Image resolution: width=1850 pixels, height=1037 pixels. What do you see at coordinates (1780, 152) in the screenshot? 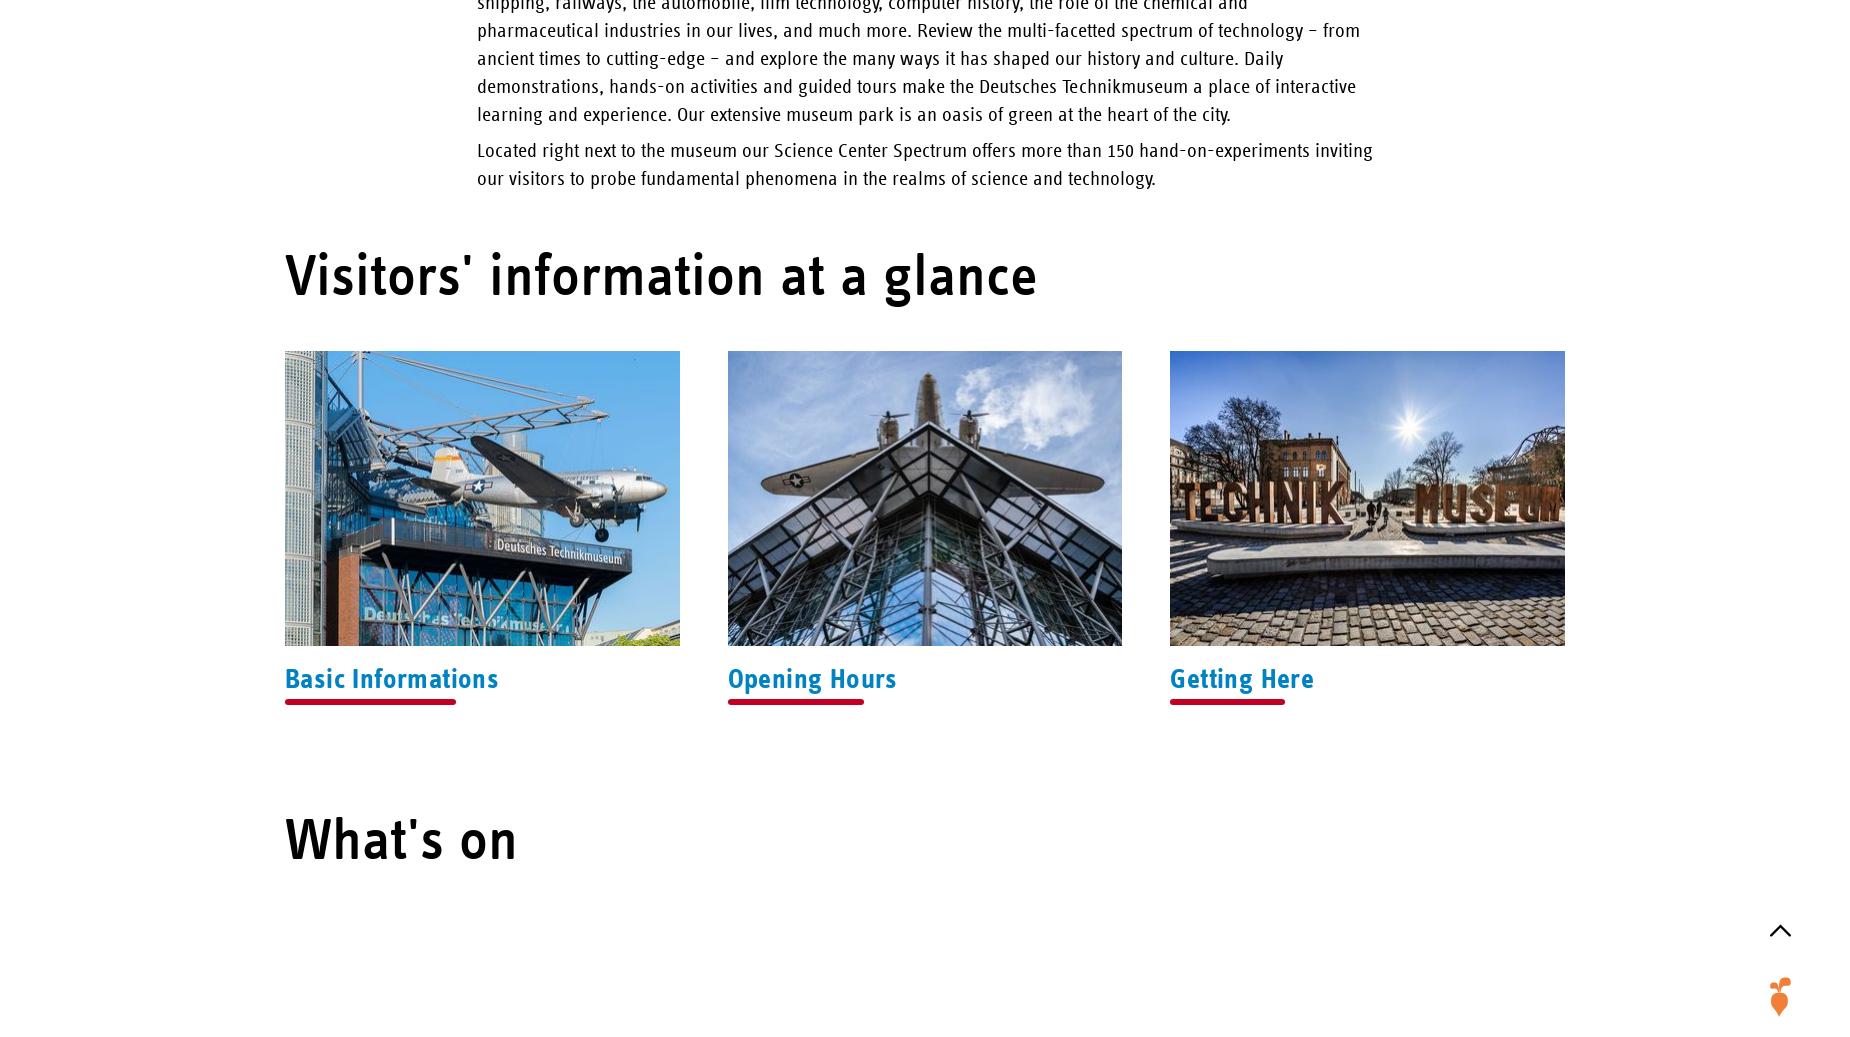
I see `'Sugar'` at bounding box center [1780, 152].